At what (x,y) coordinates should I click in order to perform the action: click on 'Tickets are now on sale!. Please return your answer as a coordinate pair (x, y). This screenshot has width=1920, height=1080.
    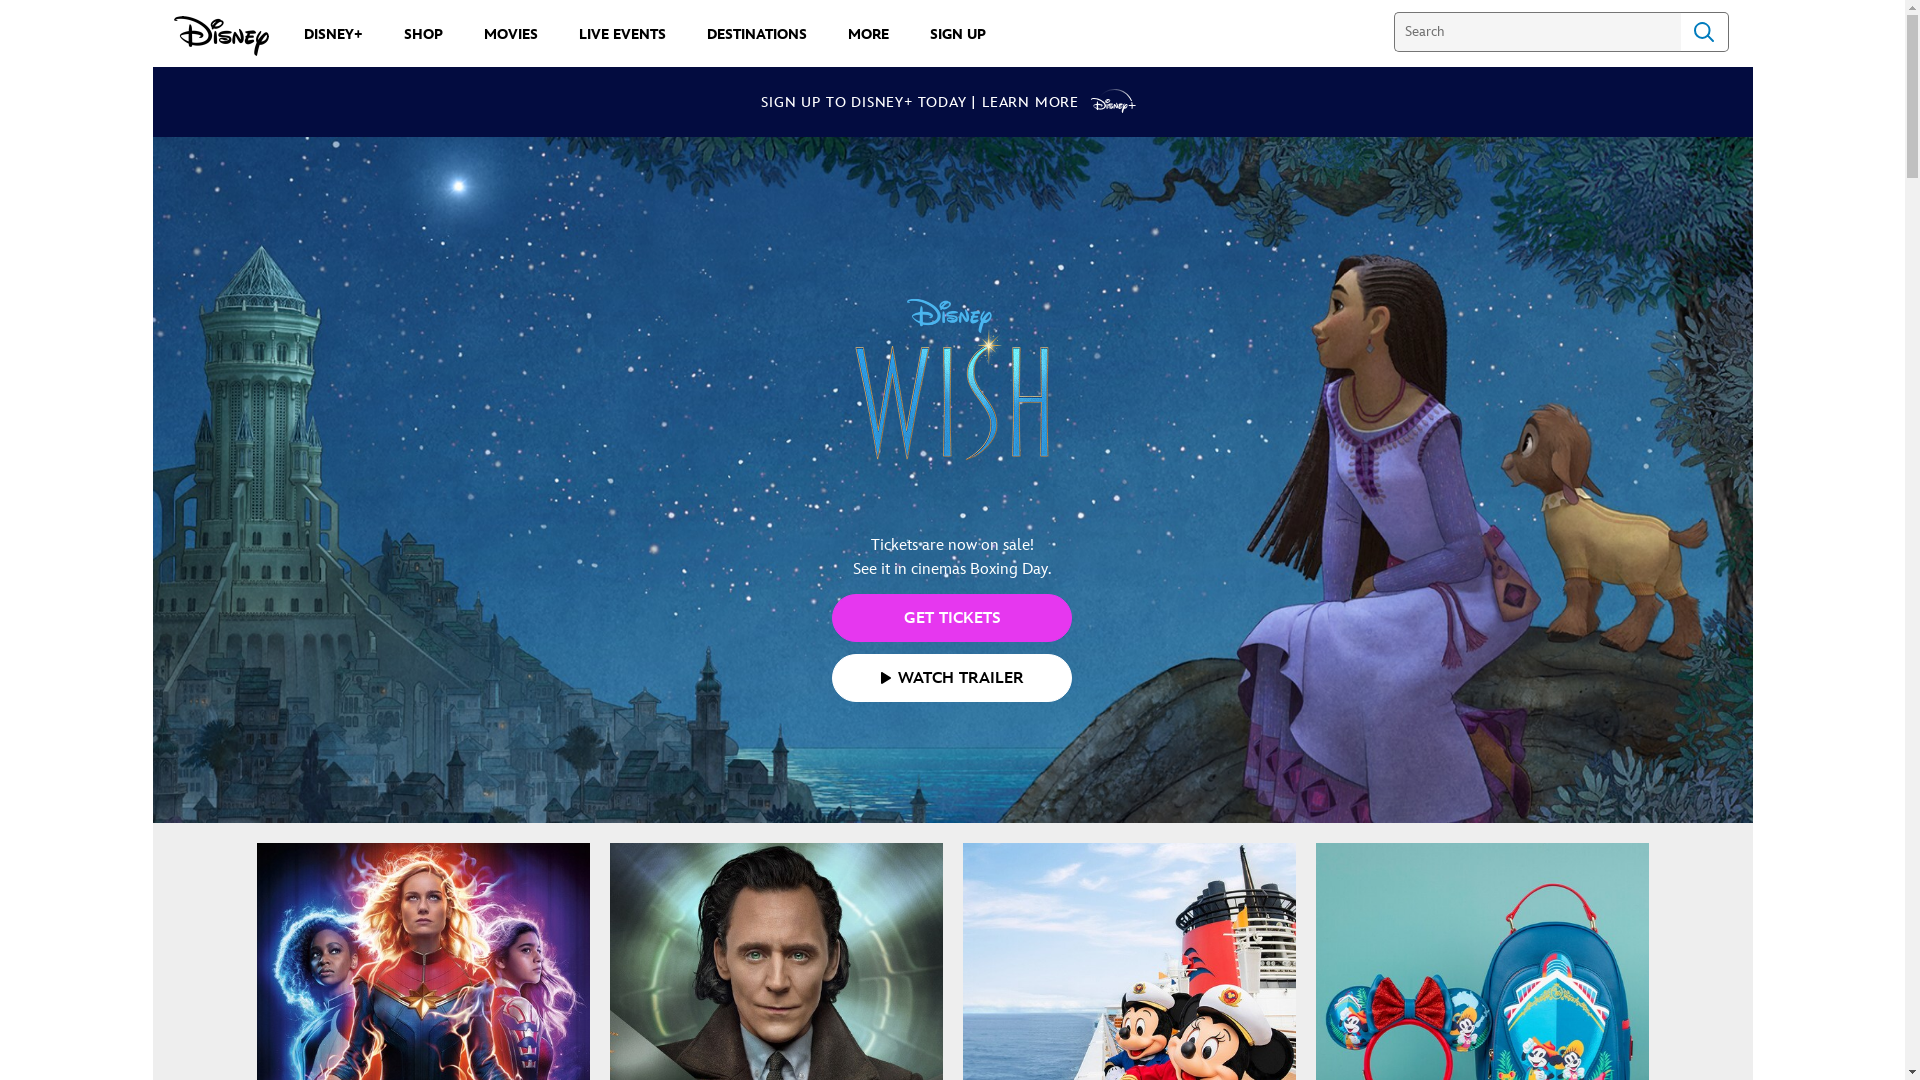
    Looking at the image, I should click on (950, 419).